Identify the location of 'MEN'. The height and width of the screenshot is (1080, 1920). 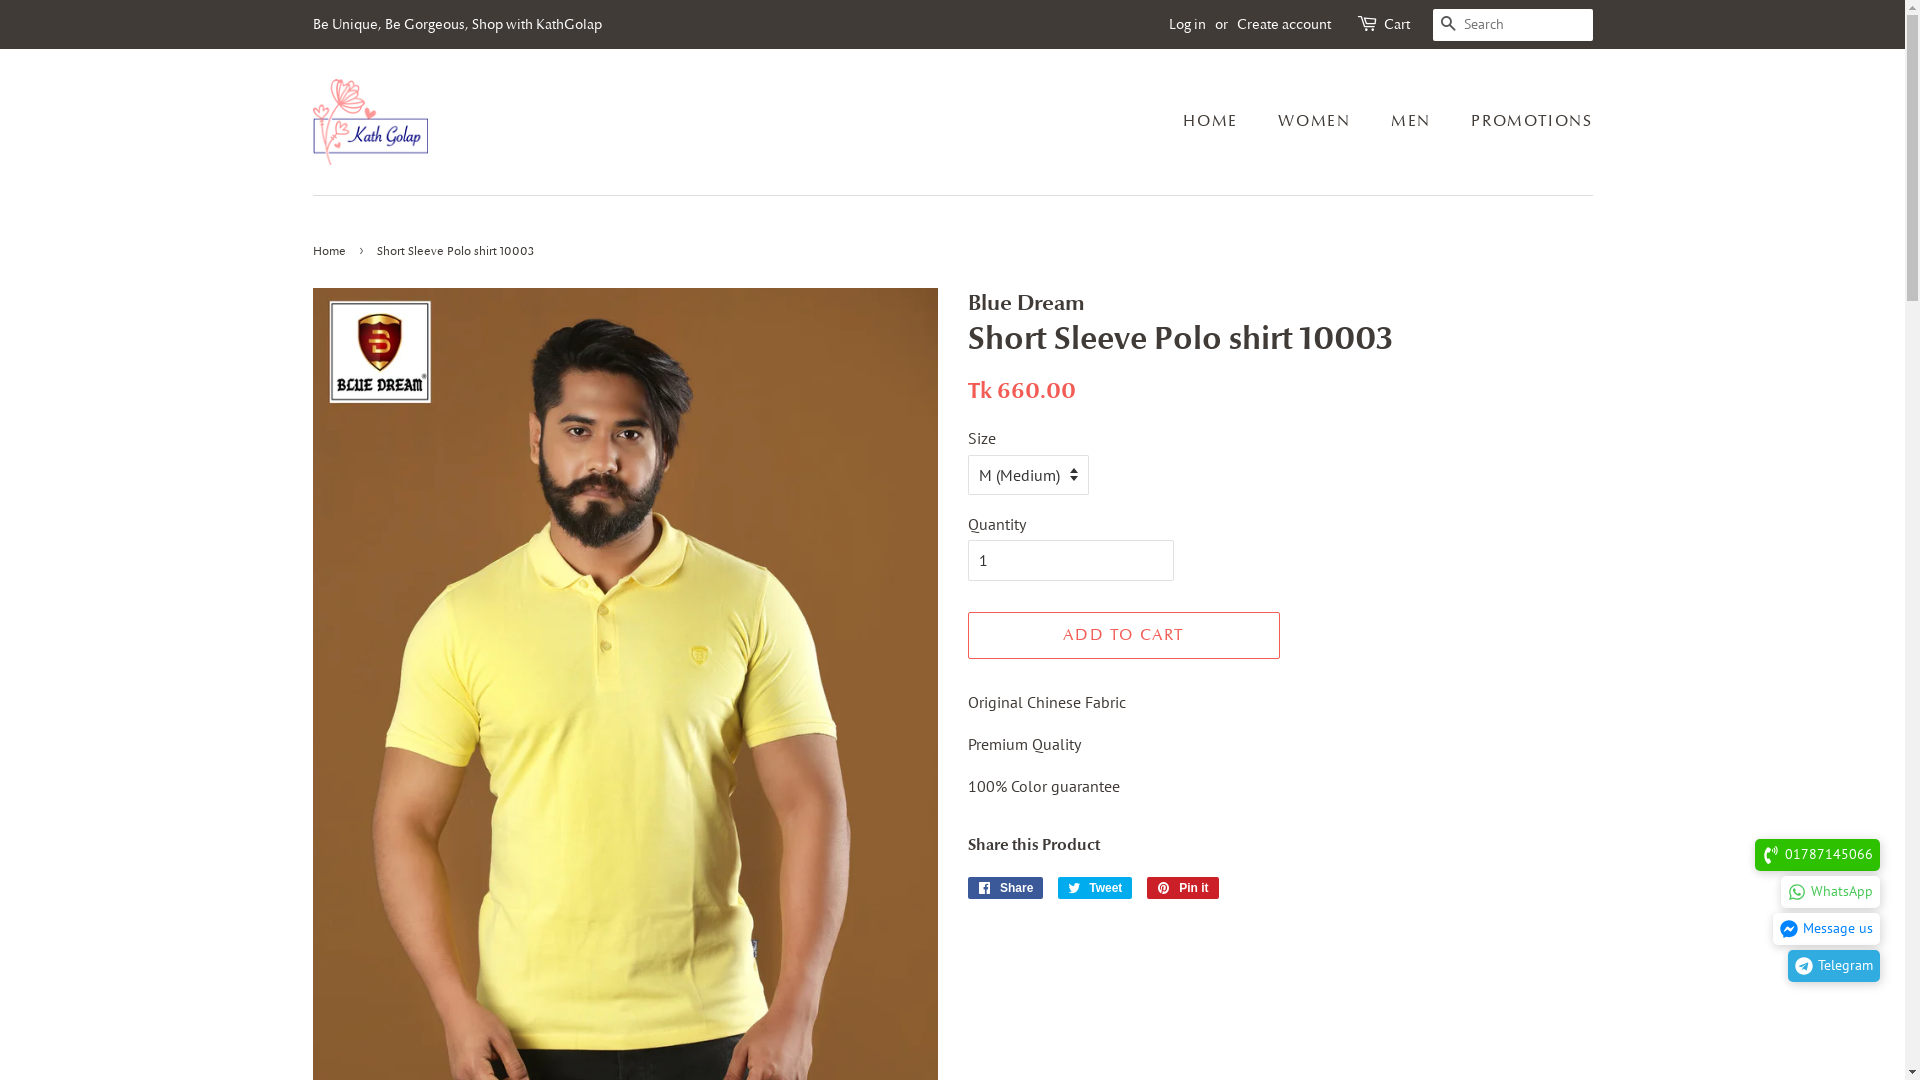
(1412, 121).